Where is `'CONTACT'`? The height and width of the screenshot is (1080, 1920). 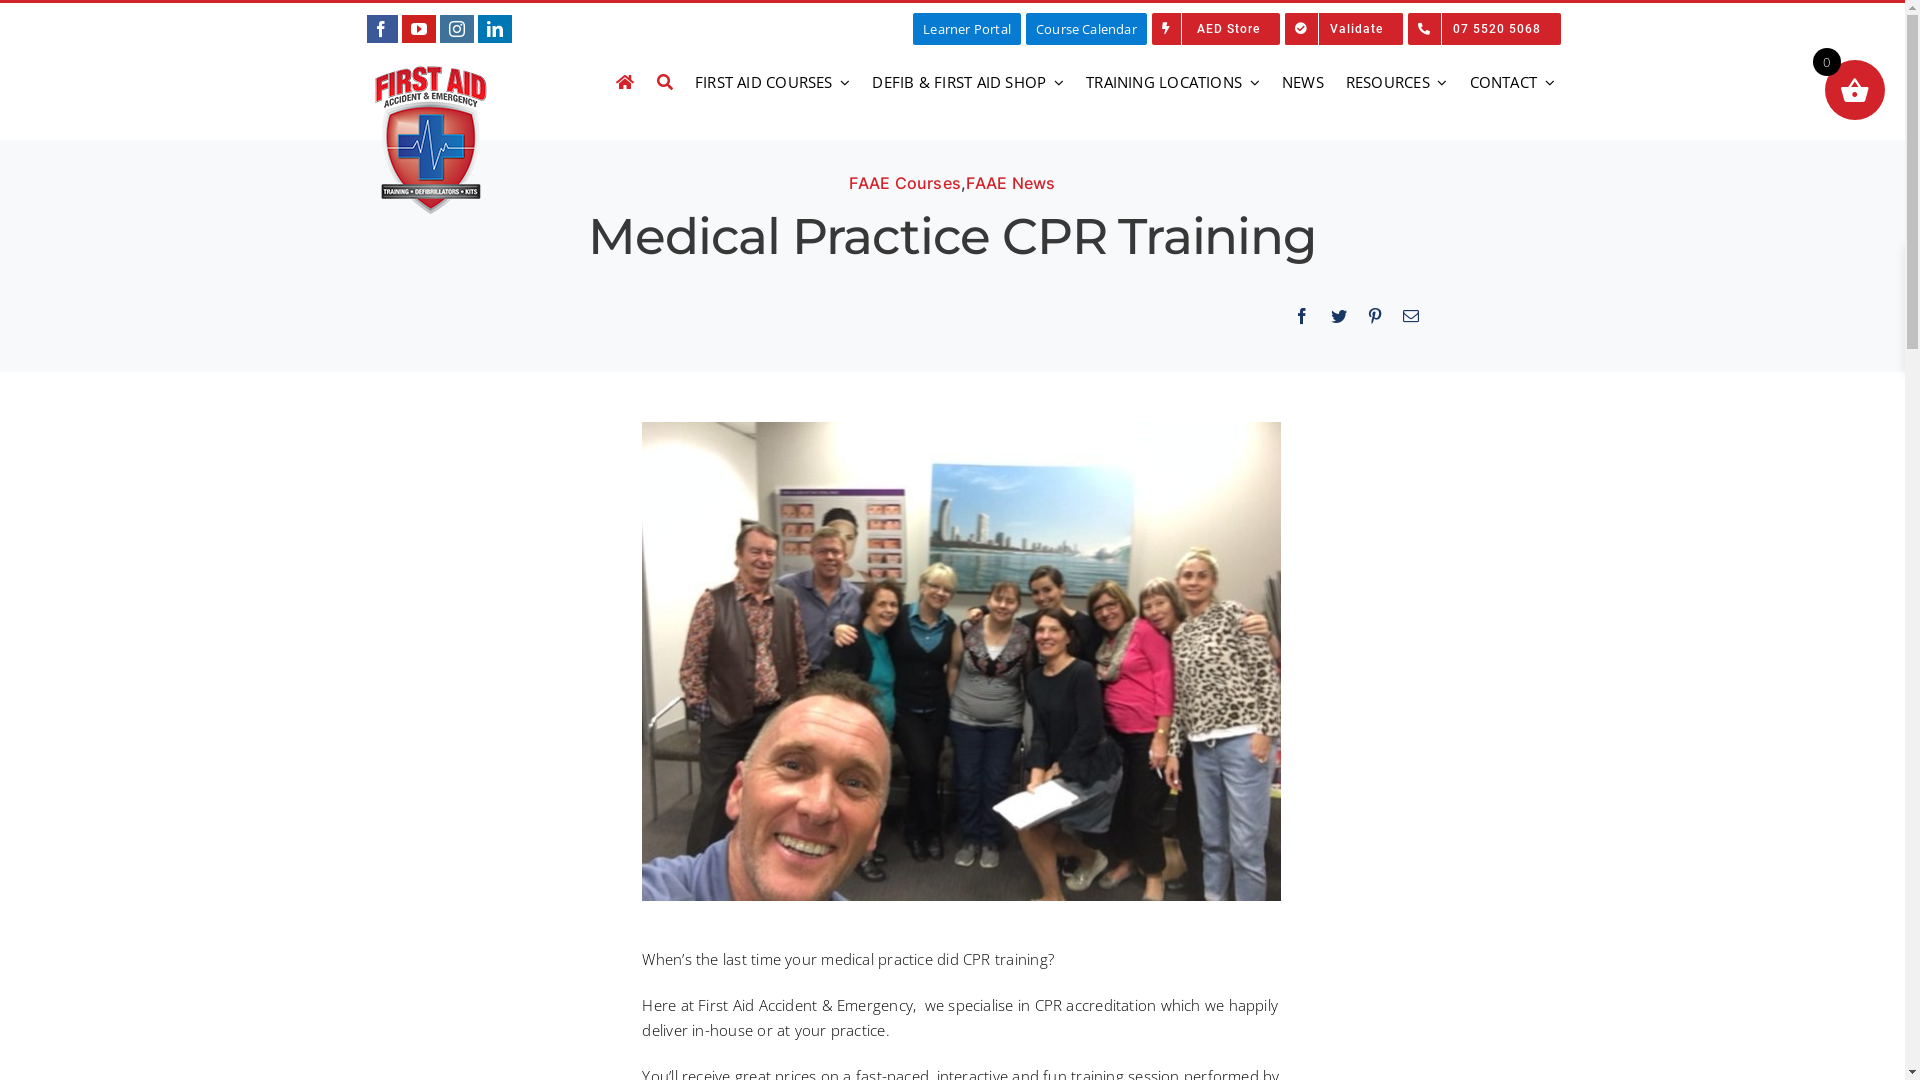
'CONTACT' is located at coordinates (1512, 80).